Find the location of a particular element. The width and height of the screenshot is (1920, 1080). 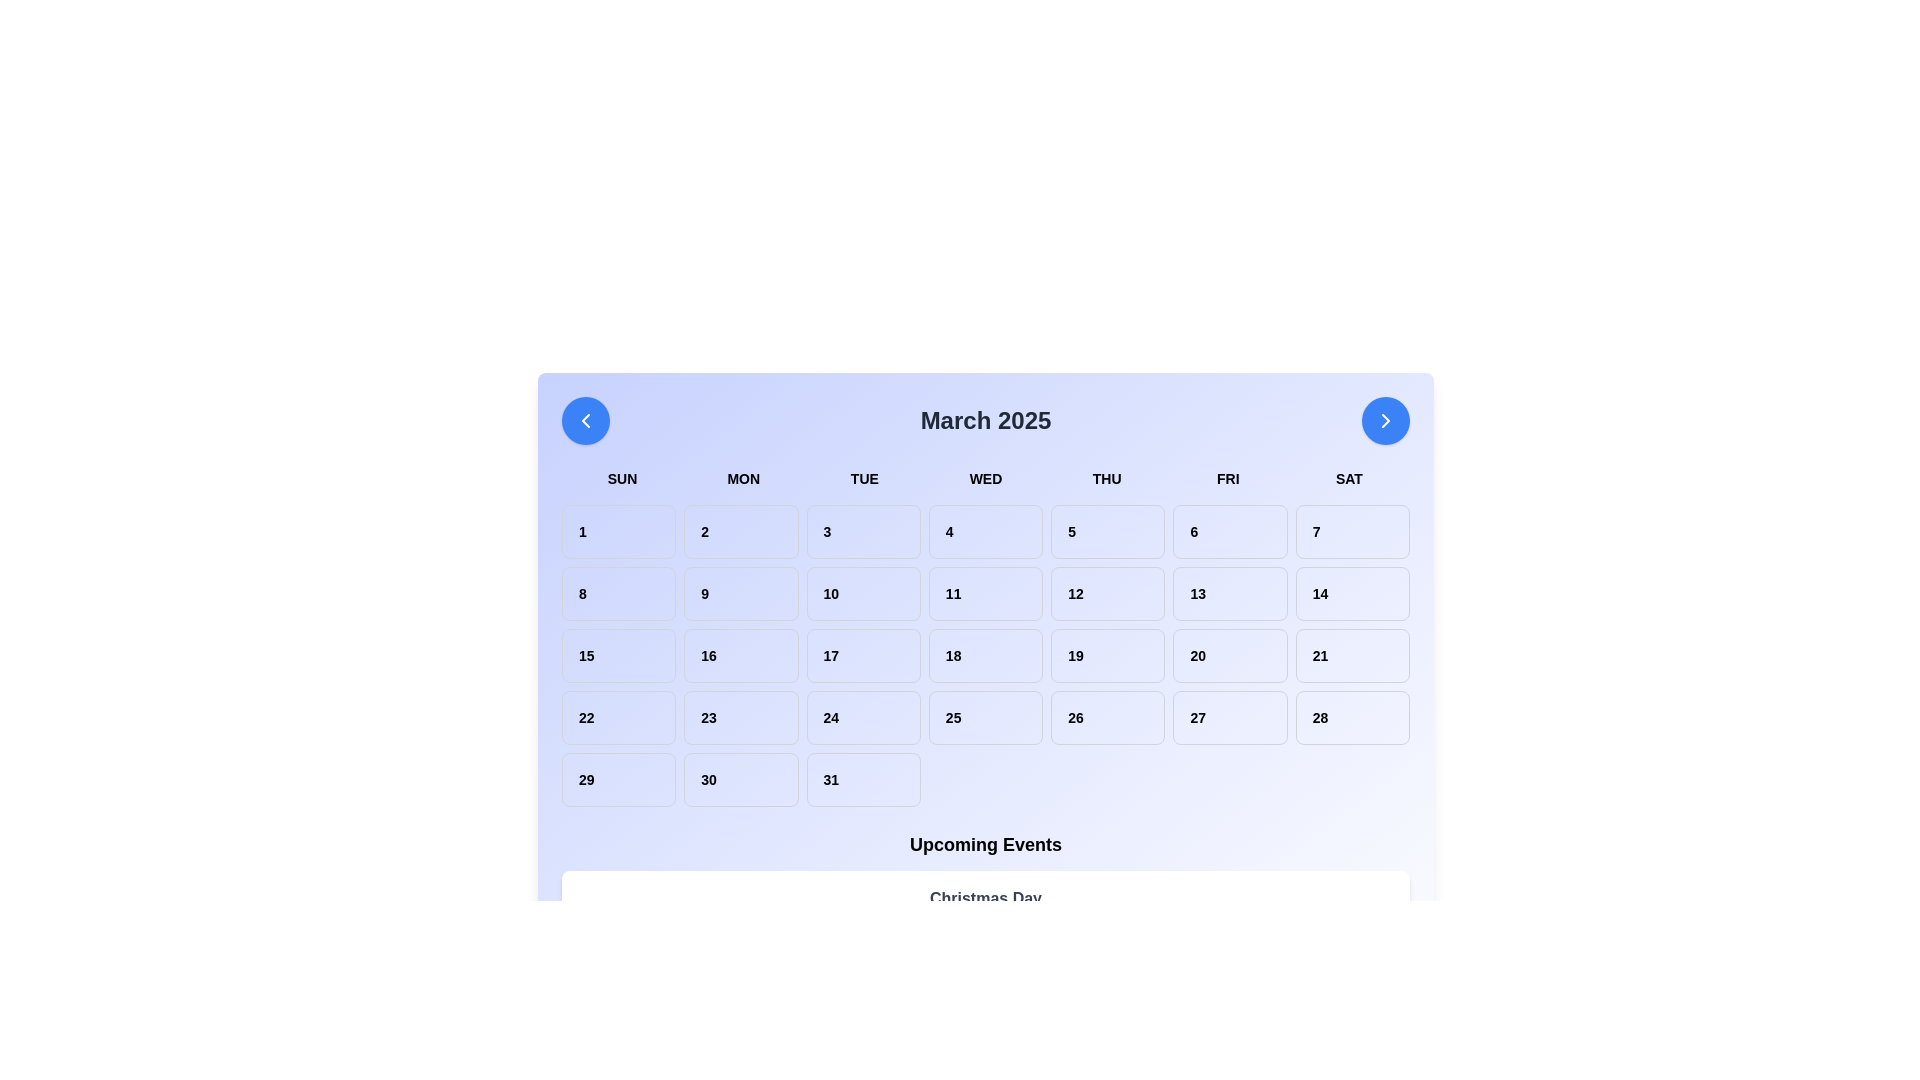

the interactive calendar day button displaying the number '2' located under 'March 2025', in the first row and second column is located at coordinates (740, 531).